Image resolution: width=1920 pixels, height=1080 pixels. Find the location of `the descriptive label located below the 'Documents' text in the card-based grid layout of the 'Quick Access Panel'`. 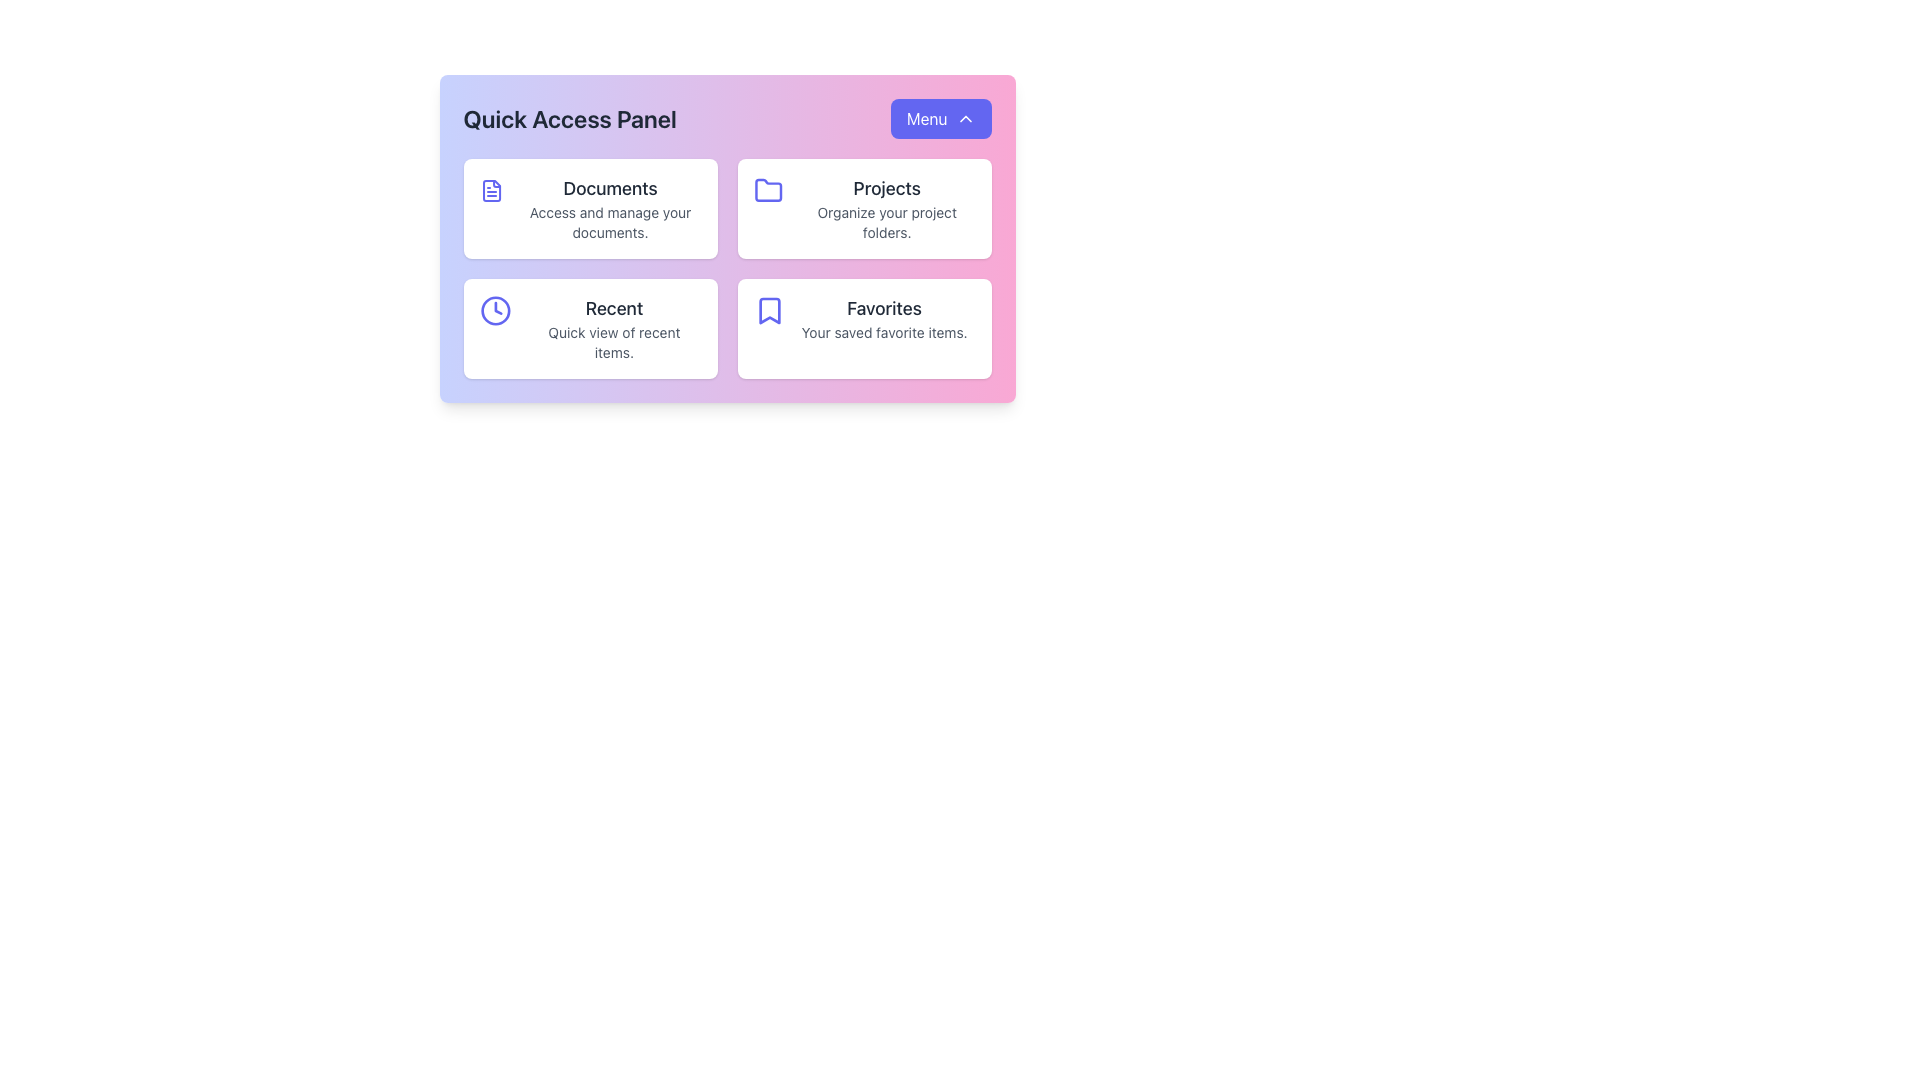

the descriptive label located below the 'Documents' text in the card-based grid layout of the 'Quick Access Panel' is located at coordinates (609, 223).